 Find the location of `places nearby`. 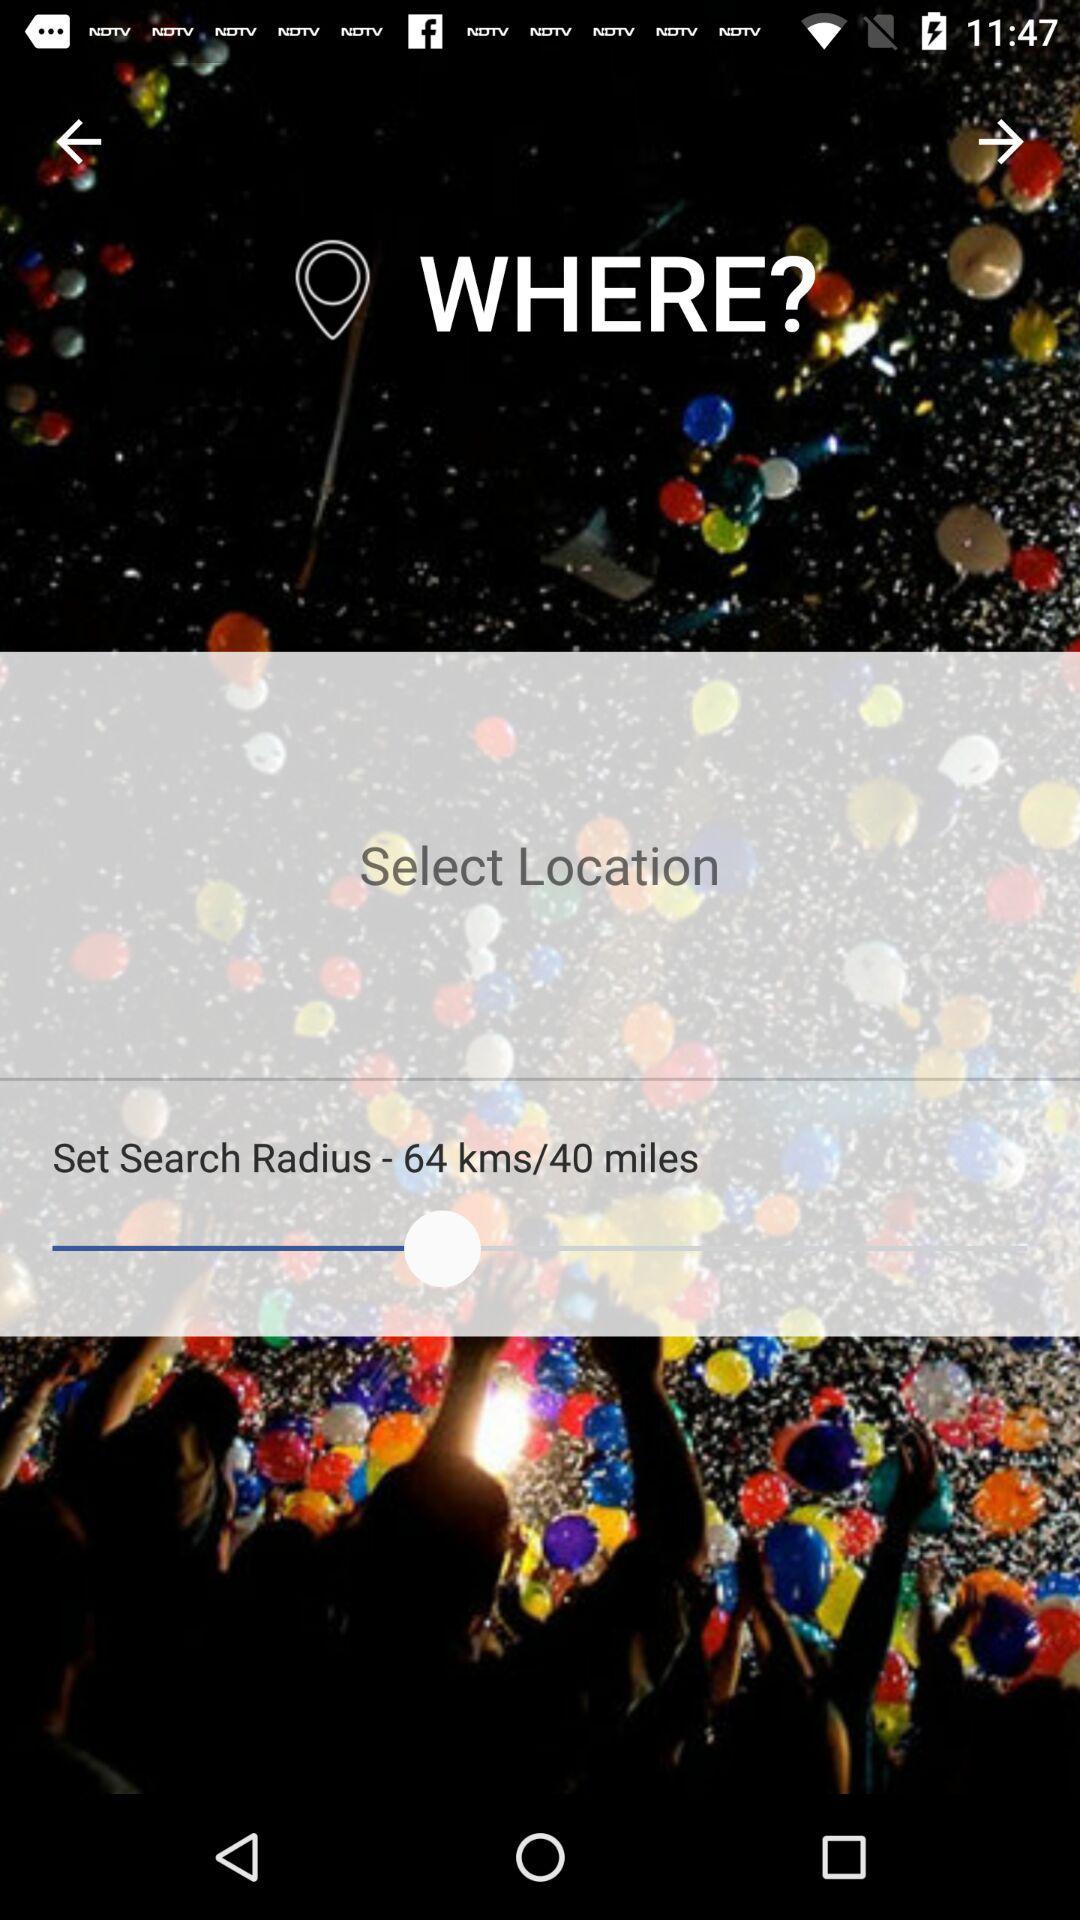

places nearby is located at coordinates (540, 864).